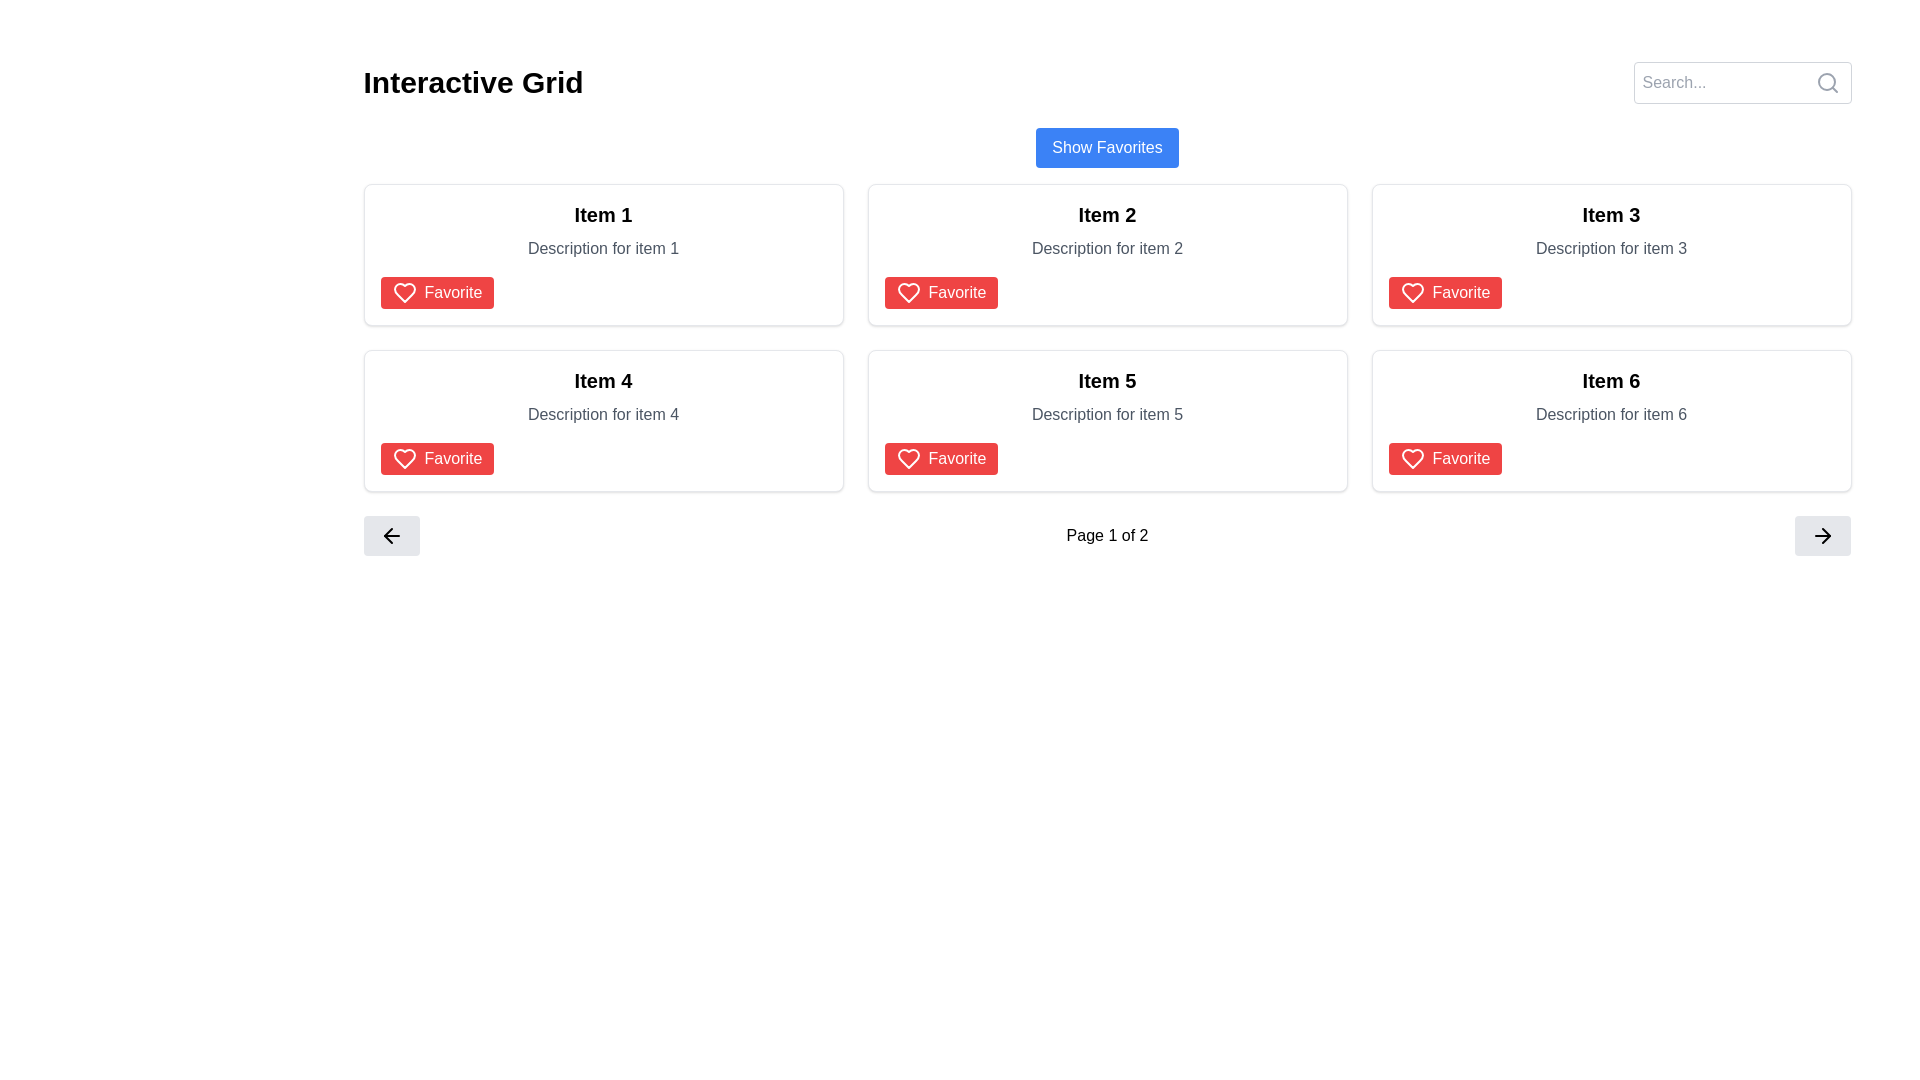  What do you see at coordinates (391, 535) in the screenshot?
I see `the navigation icon located at the bottom left corner of the layout to potentially display a tooltip` at bounding box center [391, 535].